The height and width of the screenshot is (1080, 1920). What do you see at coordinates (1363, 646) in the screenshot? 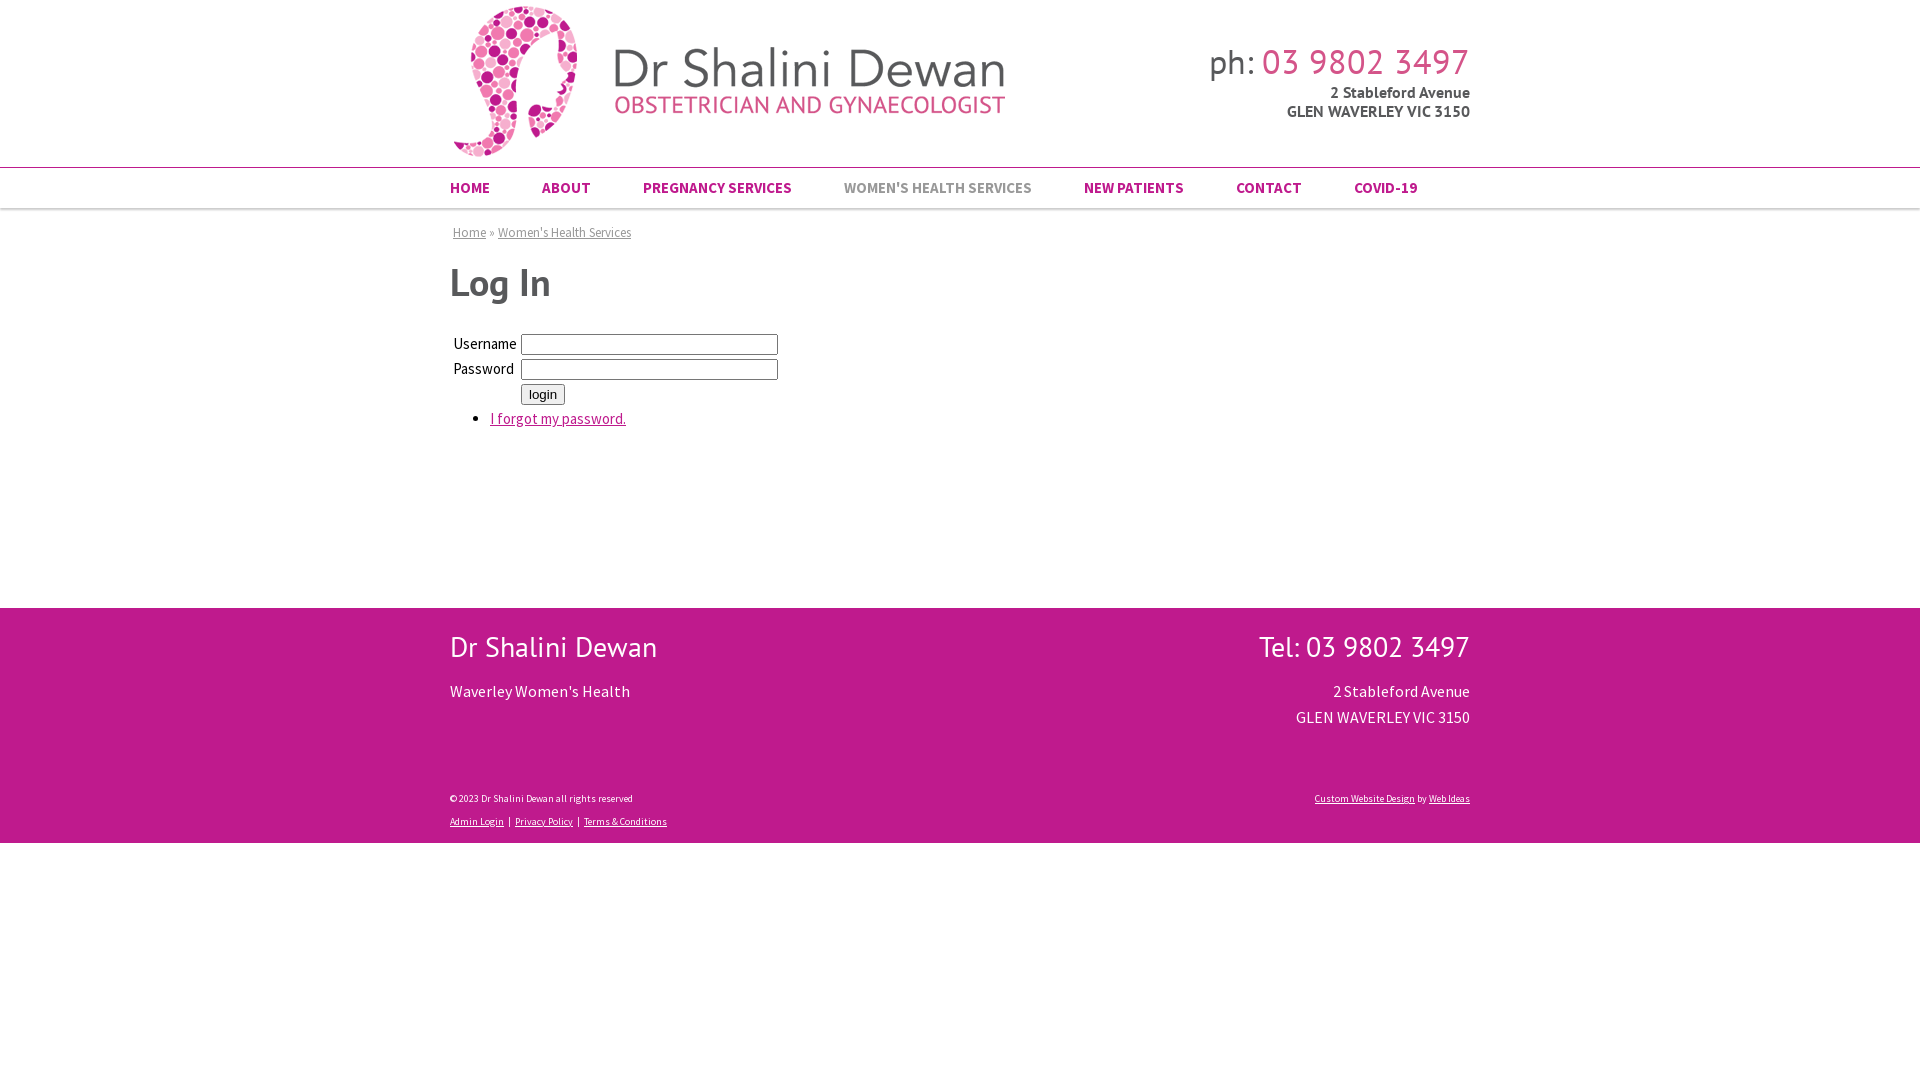
I see `'Tel: 03 9802 3497'` at bounding box center [1363, 646].